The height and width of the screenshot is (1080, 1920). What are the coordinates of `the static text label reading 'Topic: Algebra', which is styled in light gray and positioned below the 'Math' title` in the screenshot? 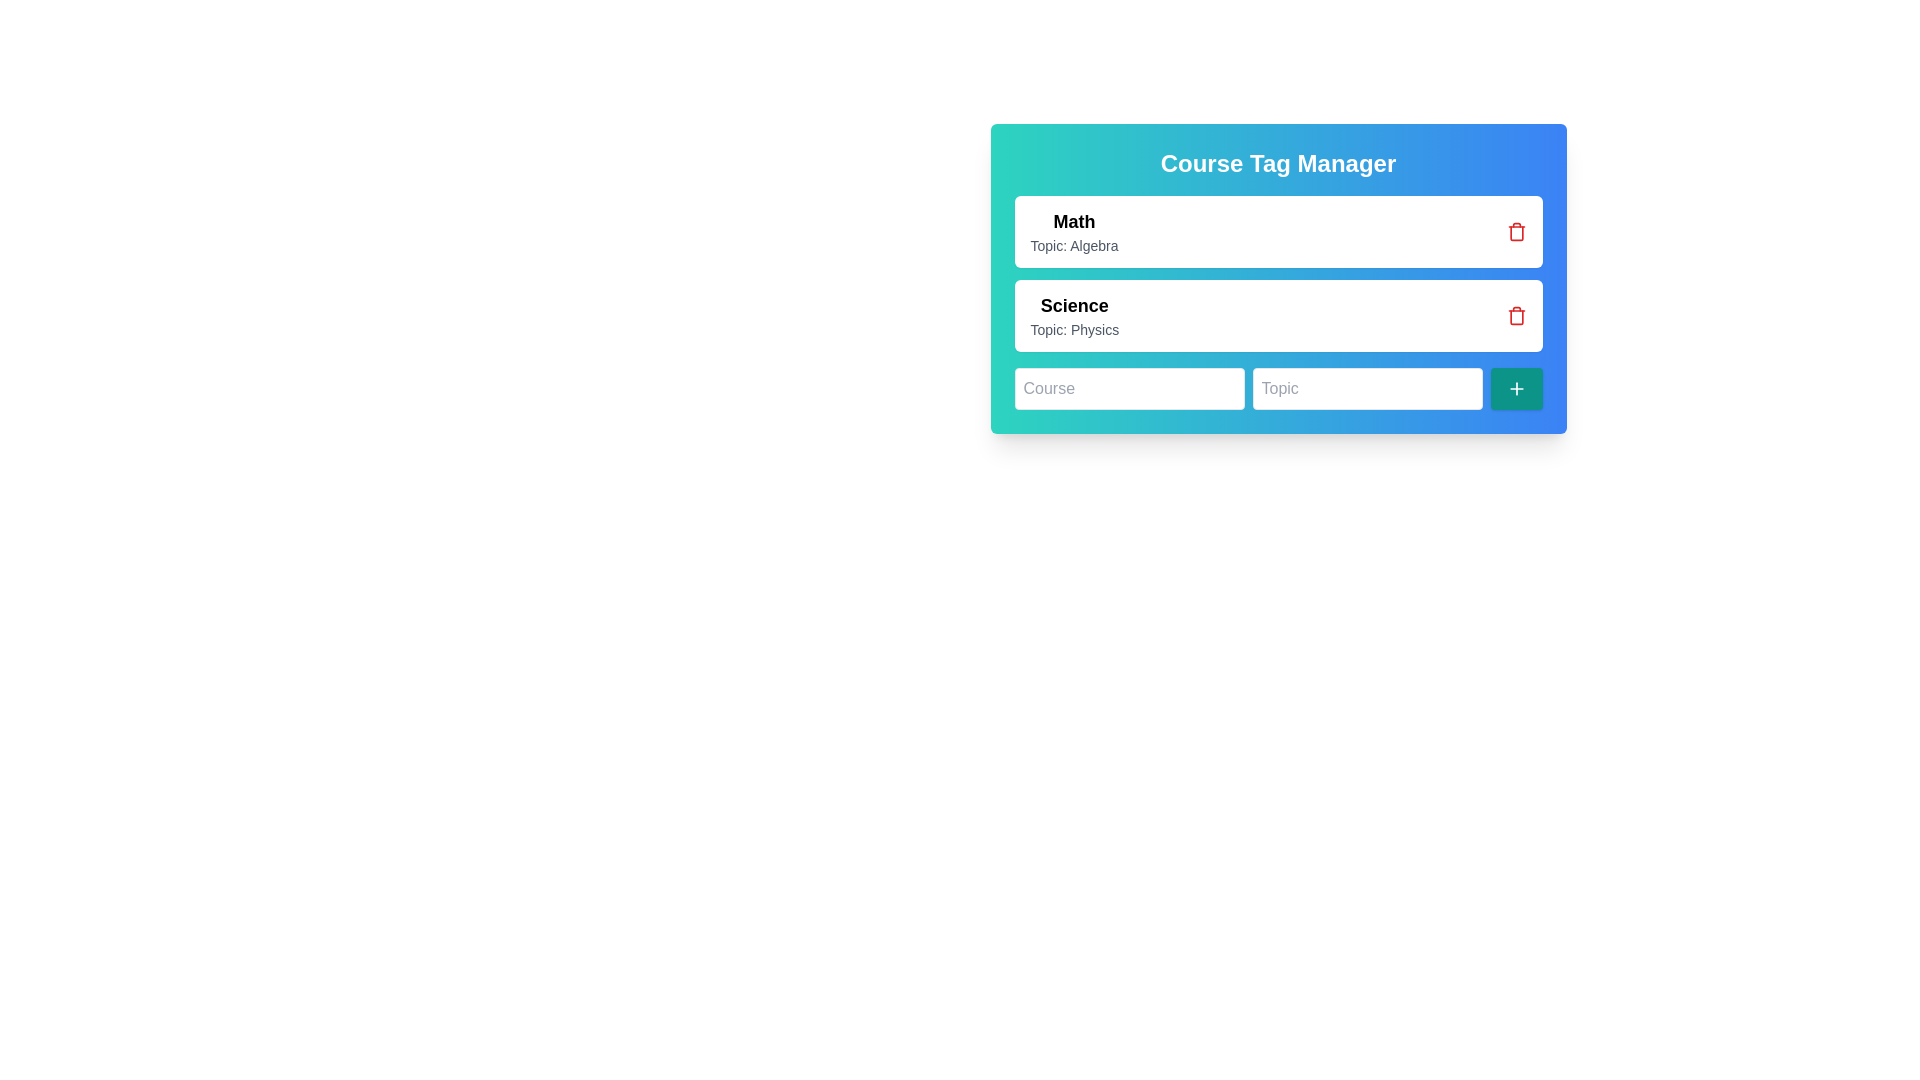 It's located at (1073, 245).